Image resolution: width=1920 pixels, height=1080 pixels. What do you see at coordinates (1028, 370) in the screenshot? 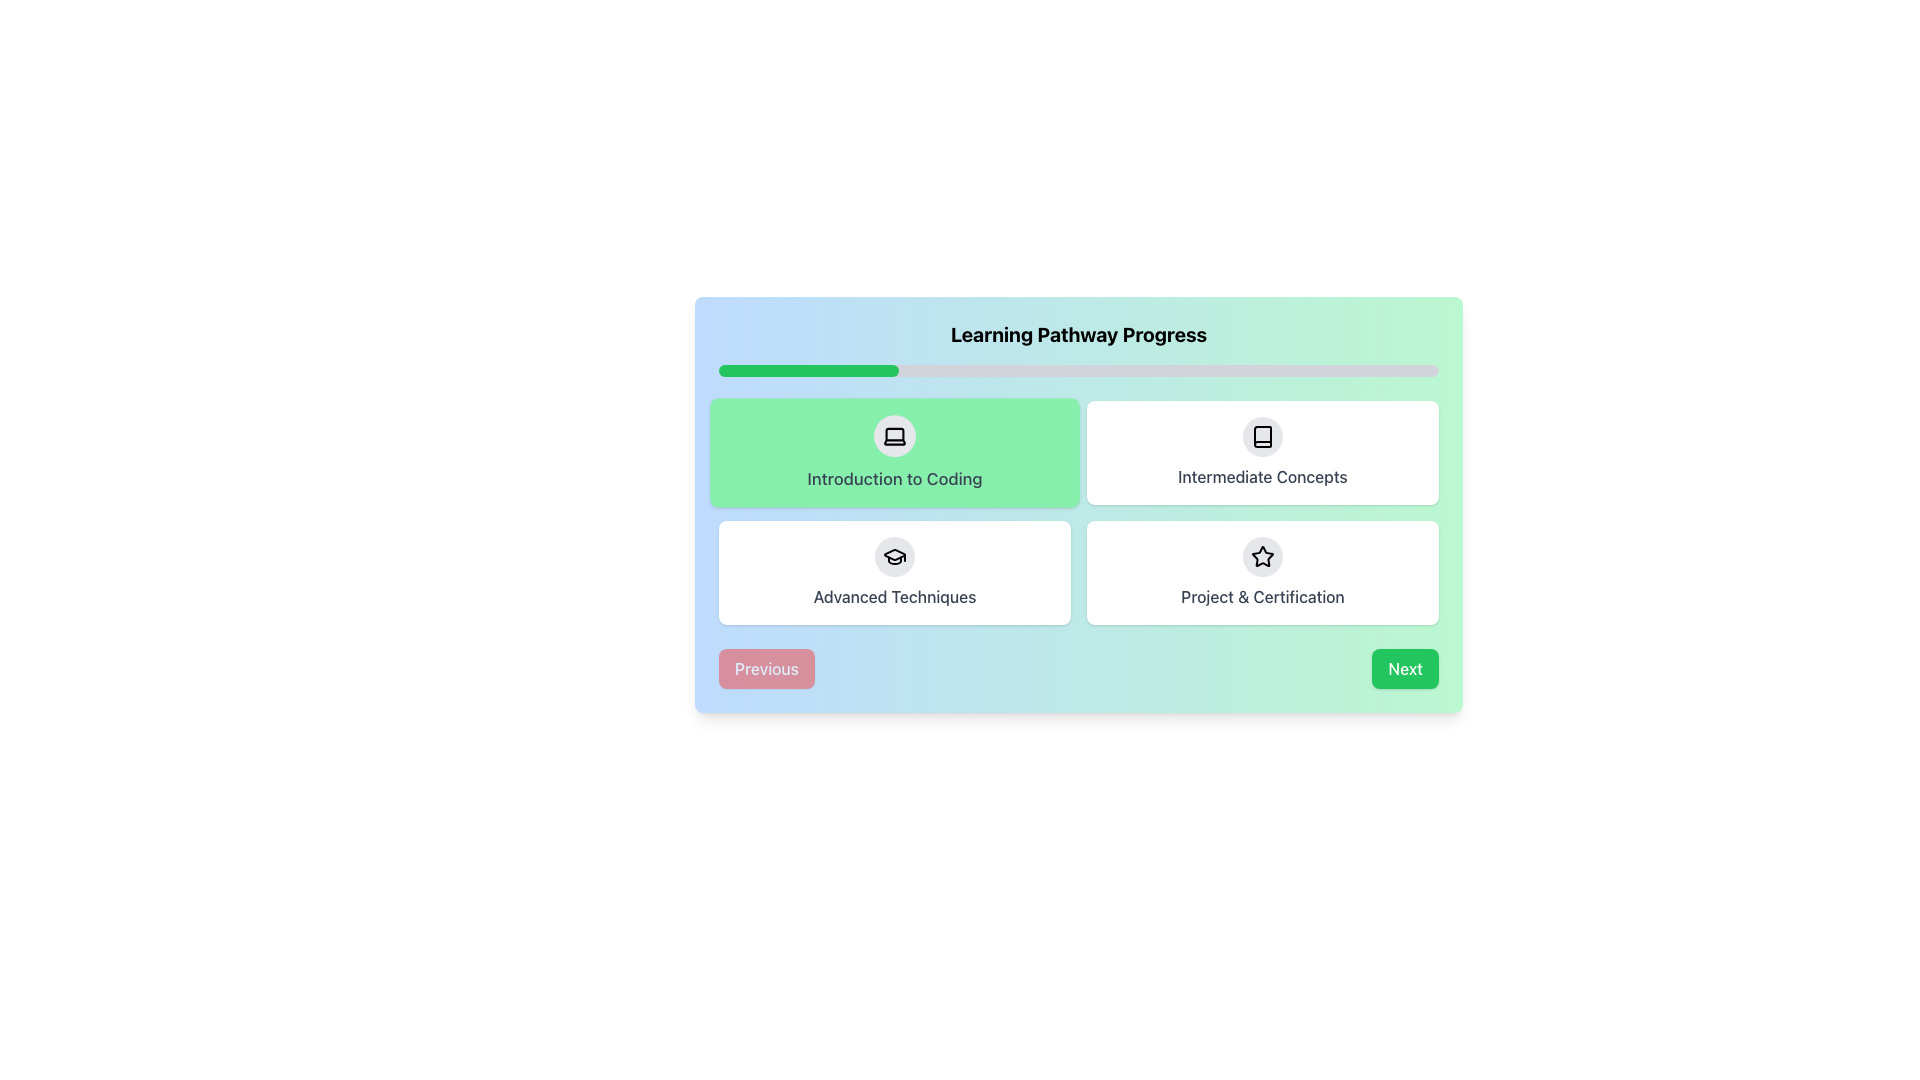
I see `progress` at bounding box center [1028, 370].